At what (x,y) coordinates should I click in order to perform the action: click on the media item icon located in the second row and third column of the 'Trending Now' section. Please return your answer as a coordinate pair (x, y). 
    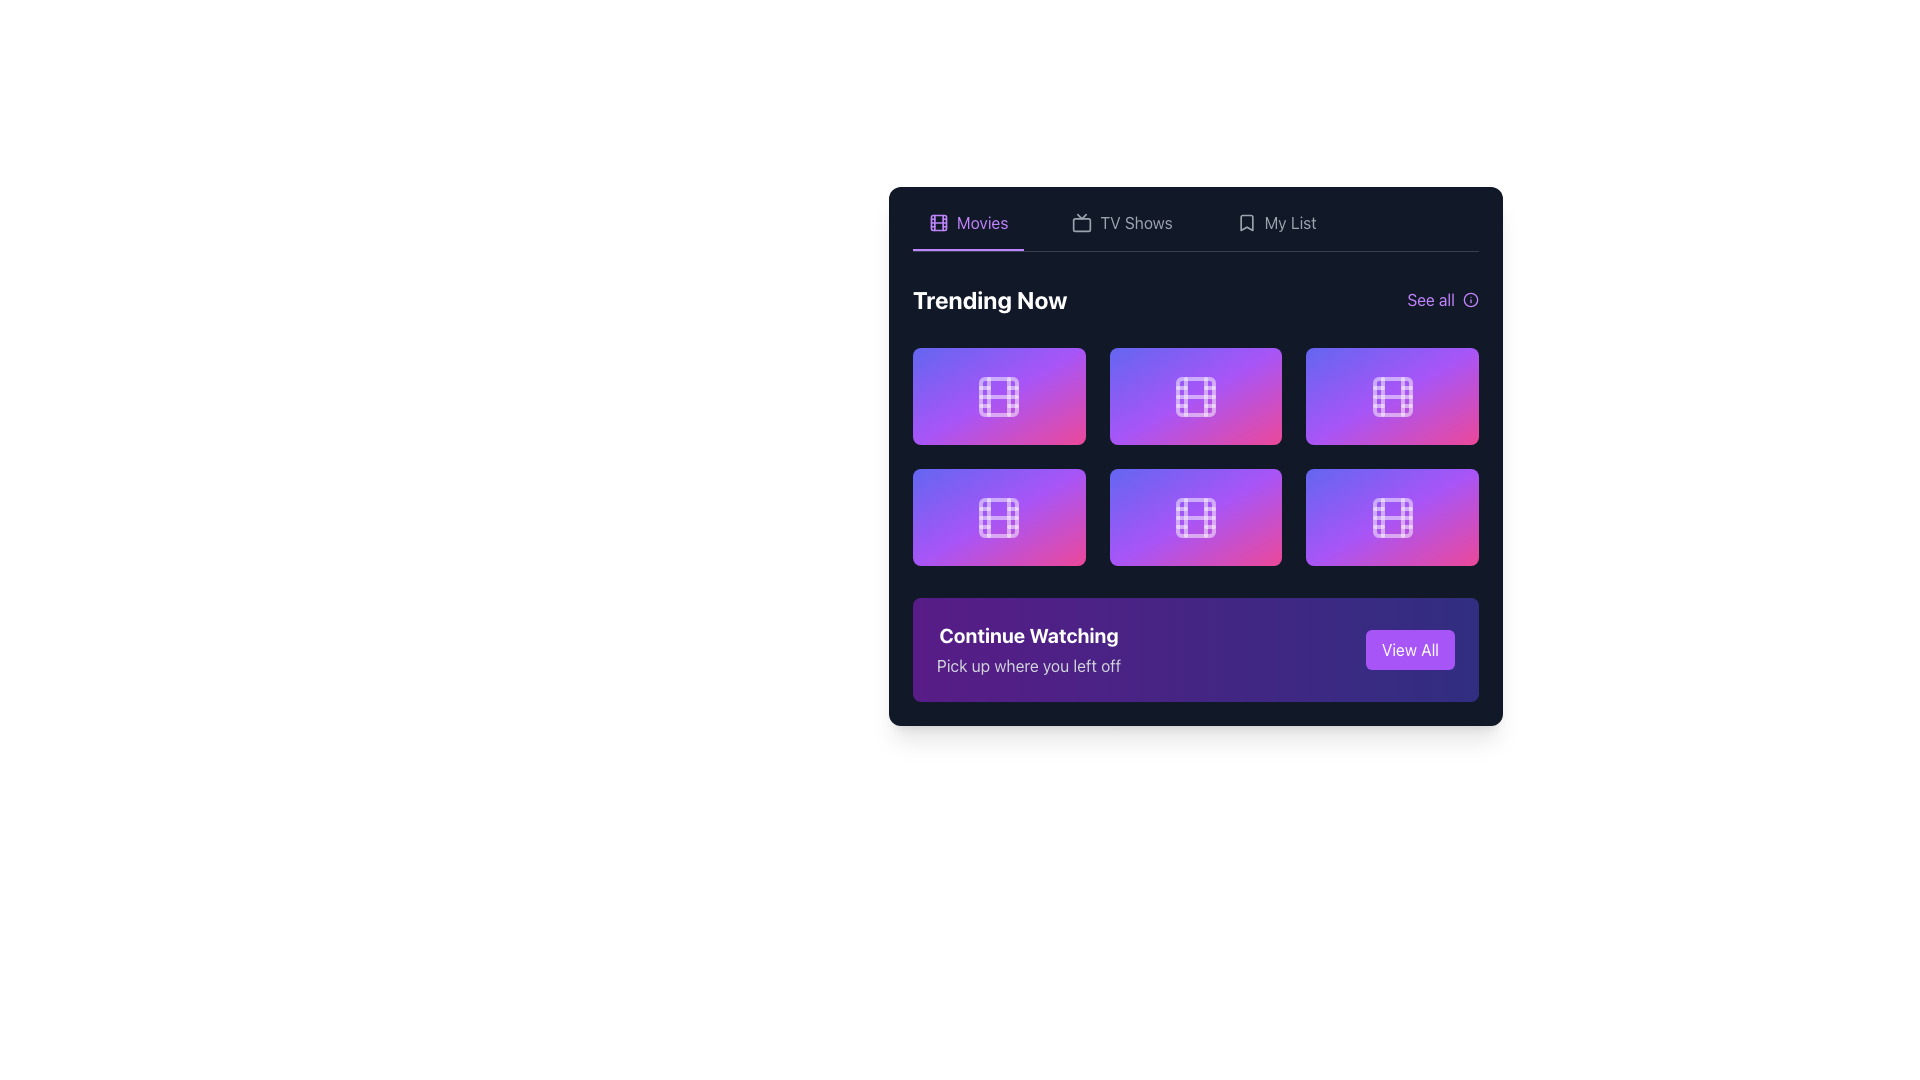
    Looking at the image, I should click on (1391, 396).